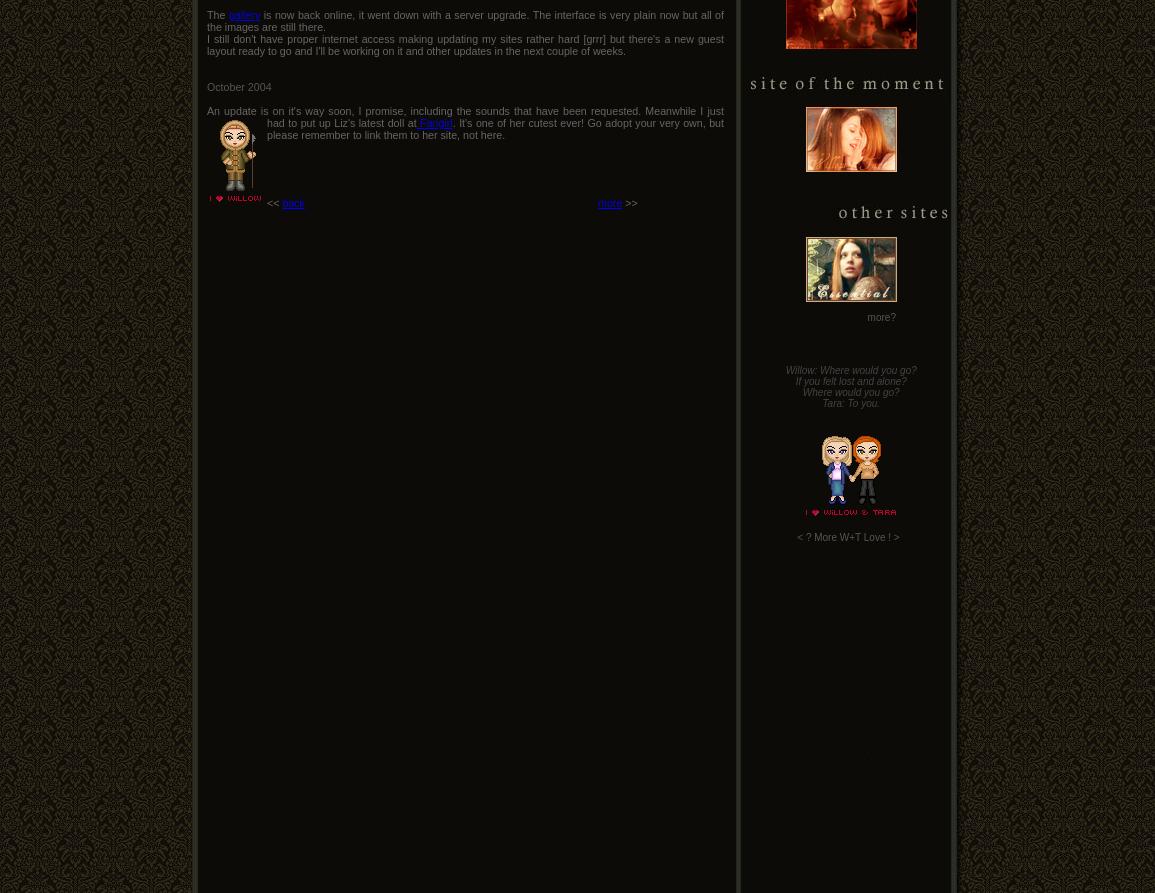  I want to click on 'More W+T Love', so click(848, 536).